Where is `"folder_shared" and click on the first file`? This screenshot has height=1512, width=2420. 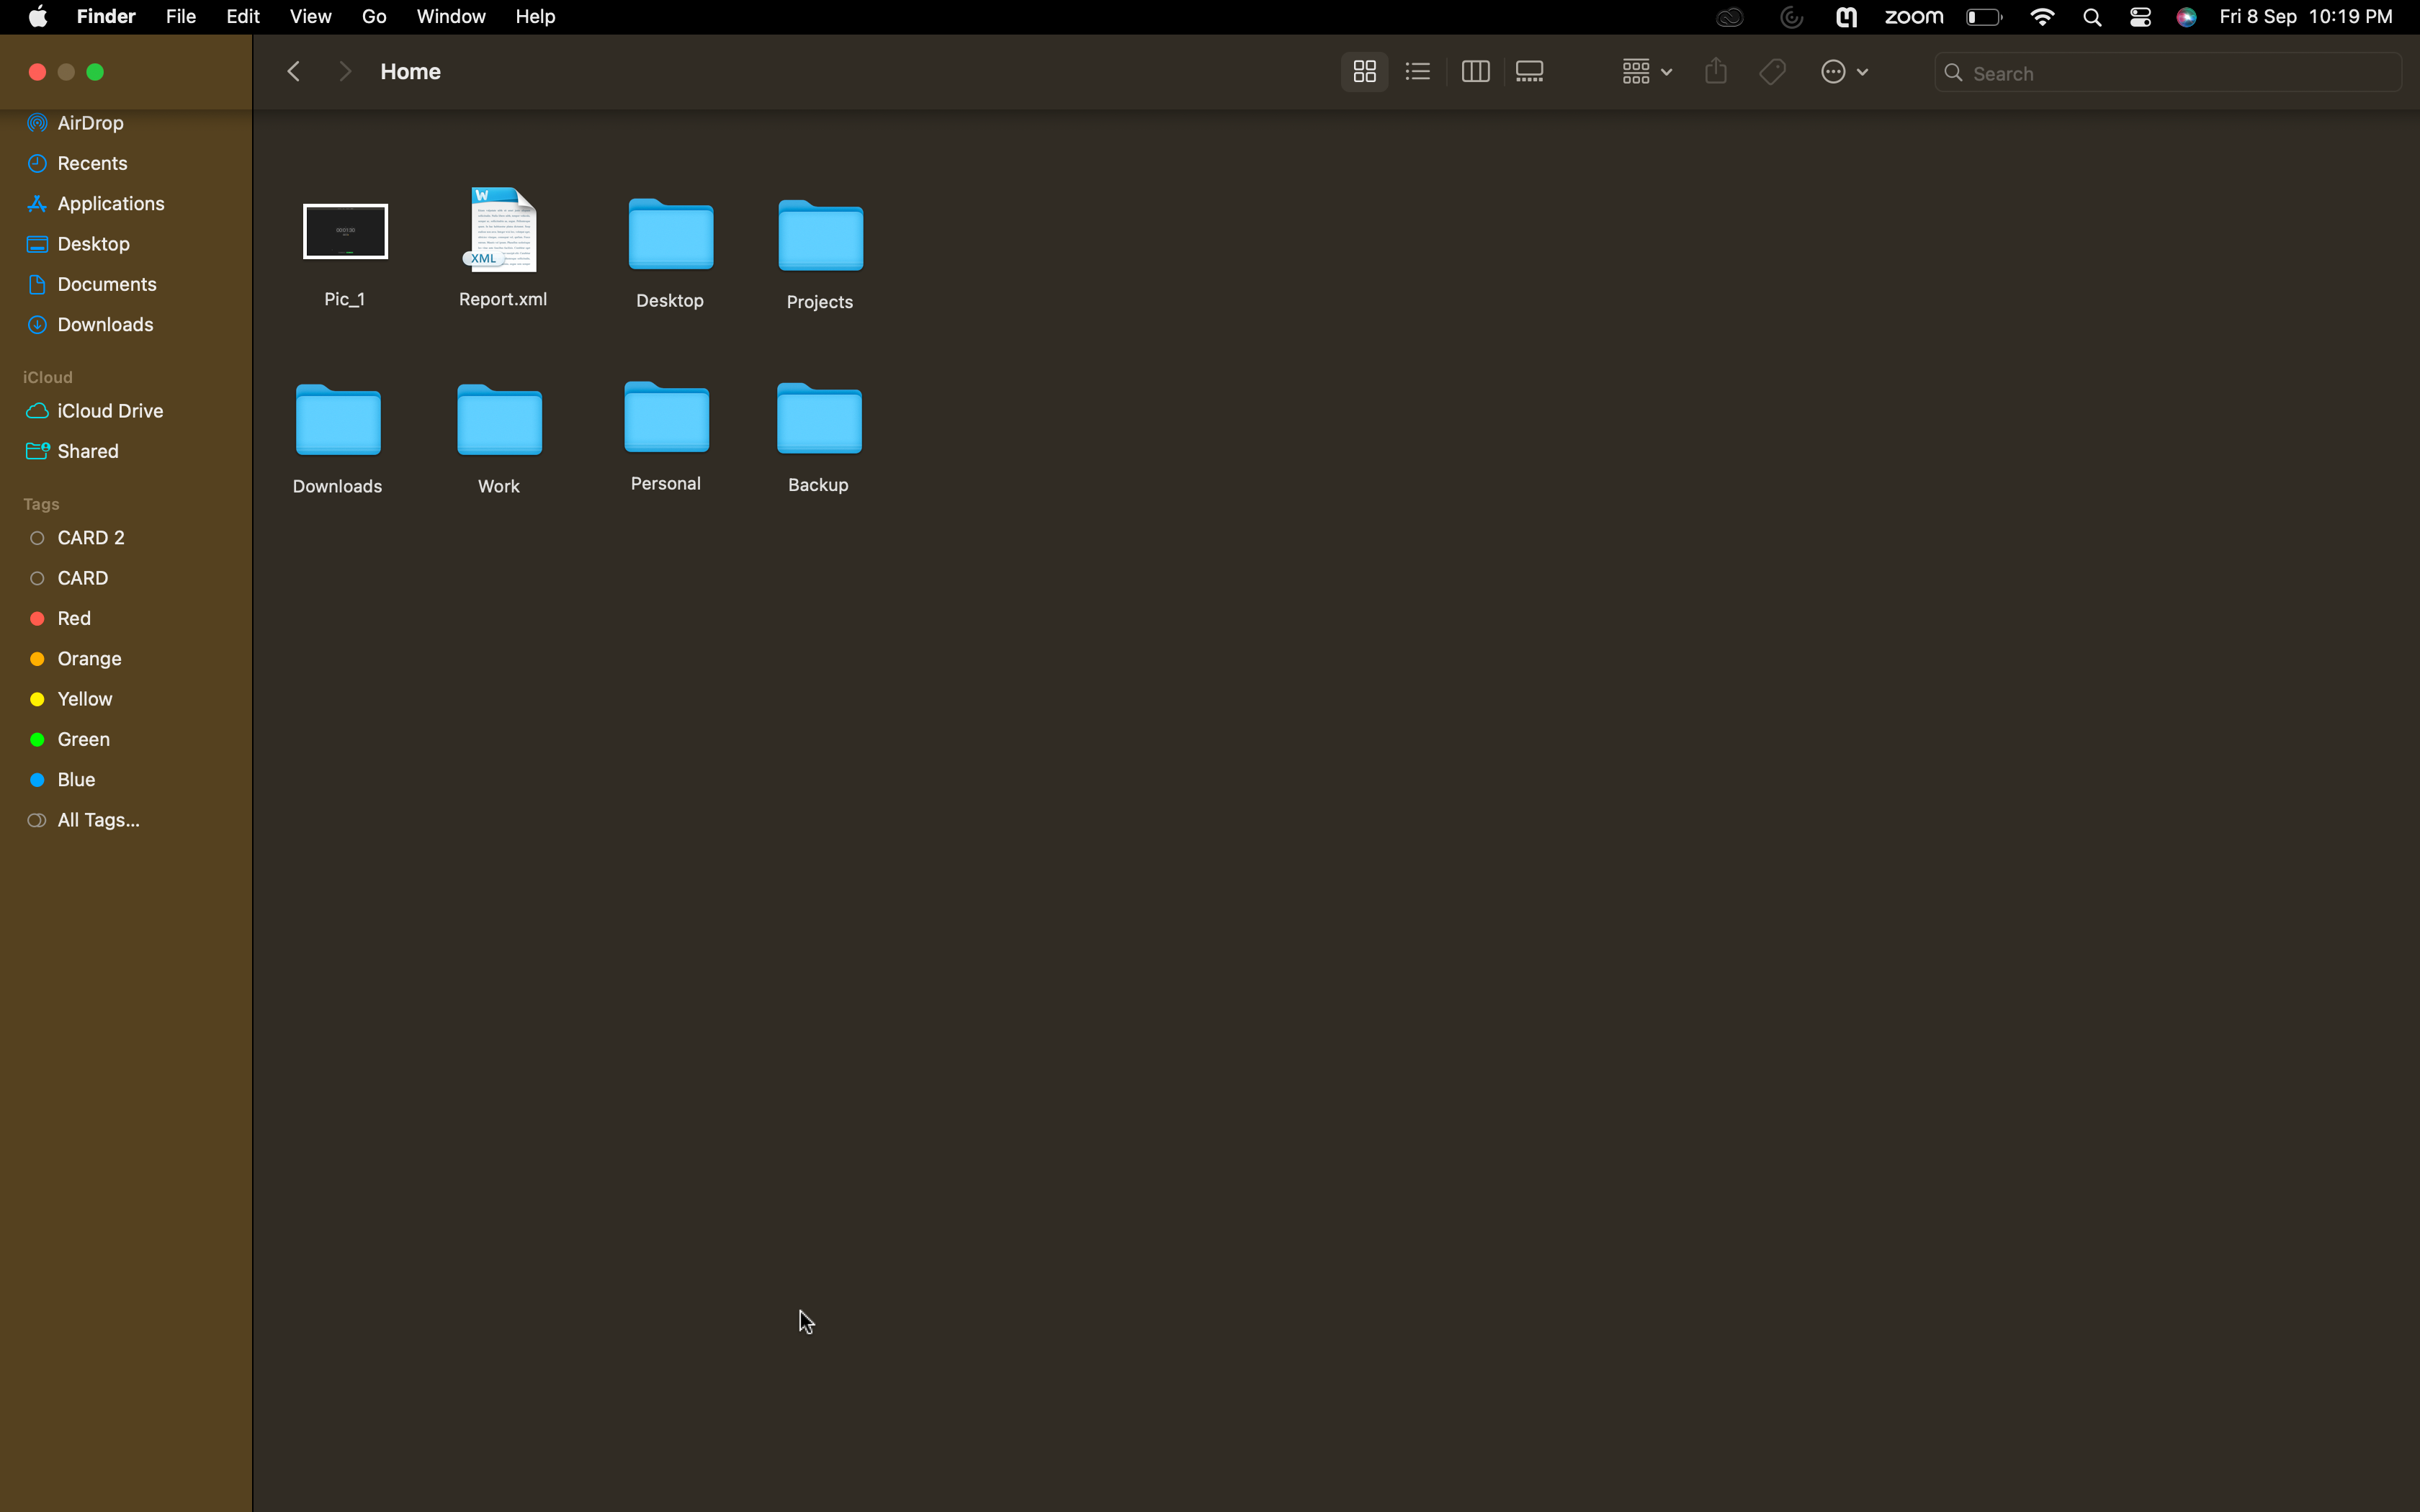 "folder_shared" and click on the first file is located at coordinates (117, 448).